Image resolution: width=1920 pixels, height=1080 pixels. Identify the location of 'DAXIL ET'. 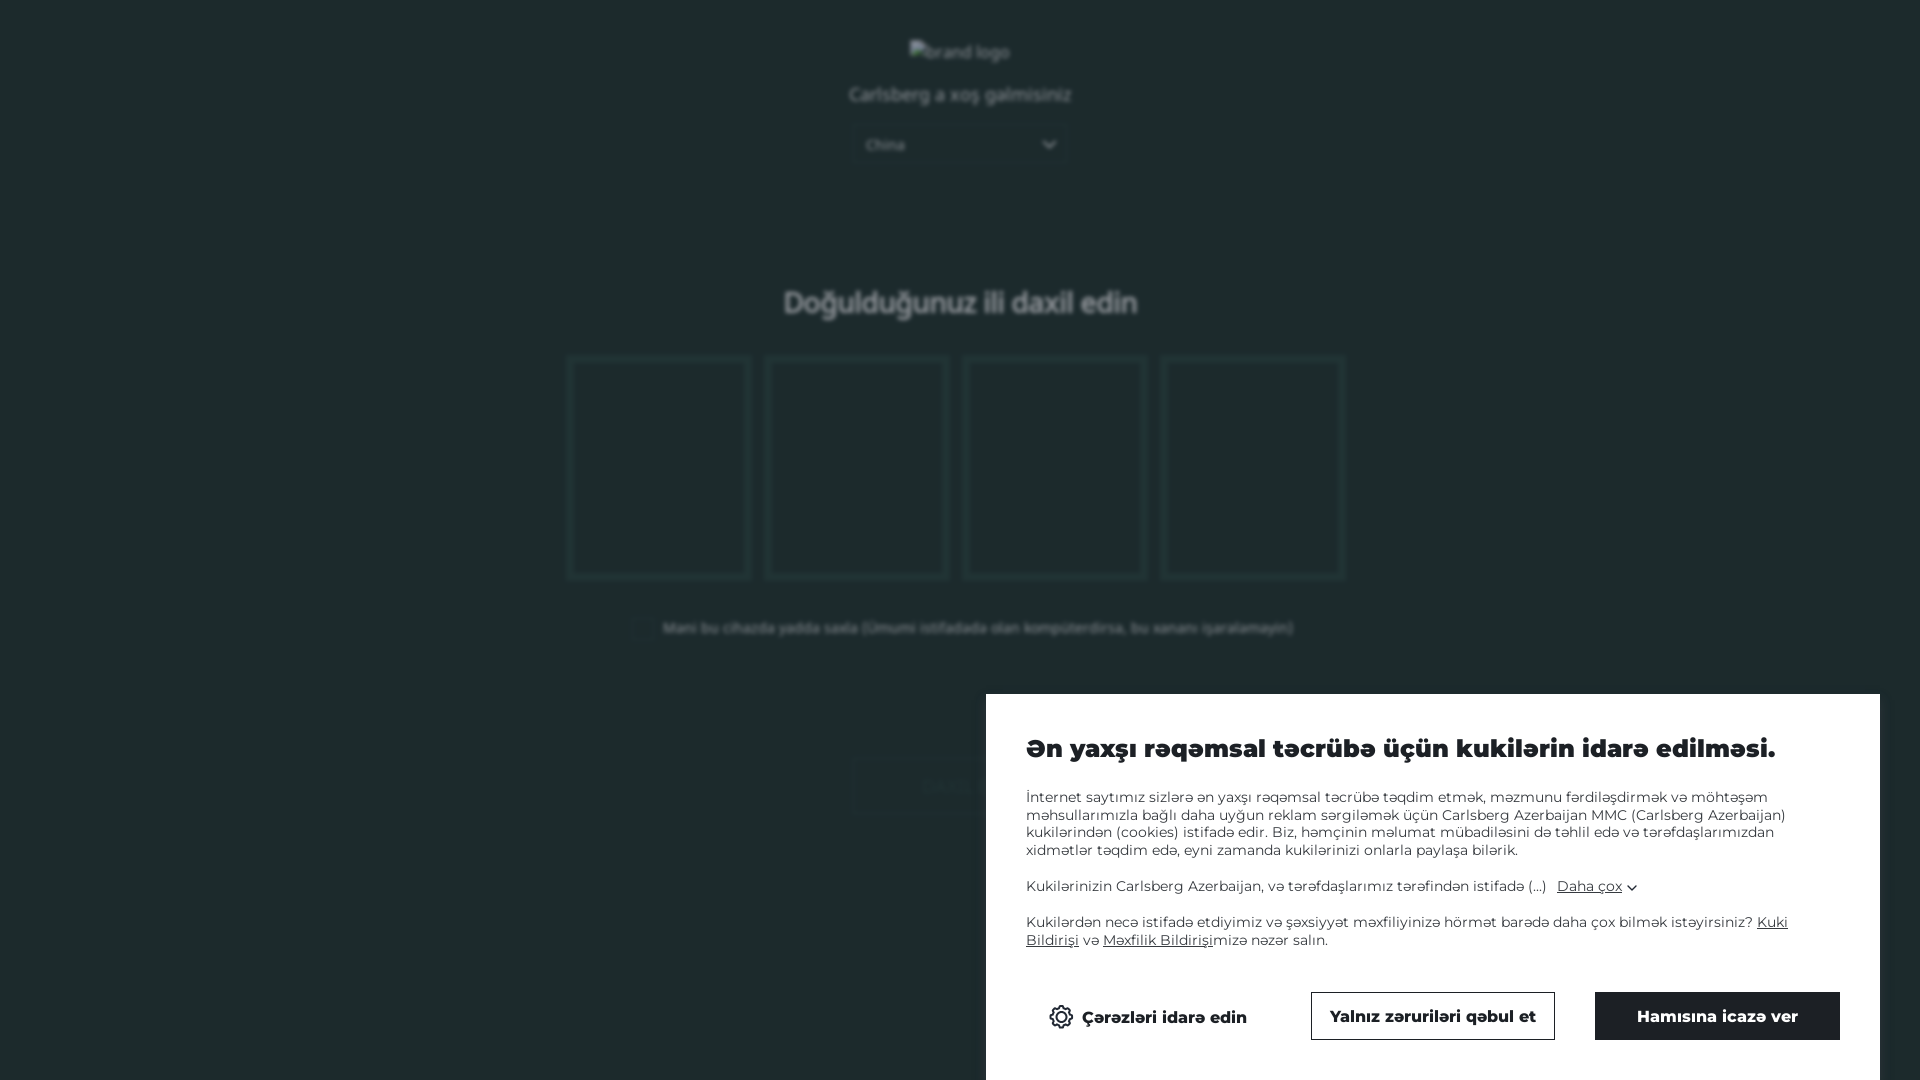
(960, 785).